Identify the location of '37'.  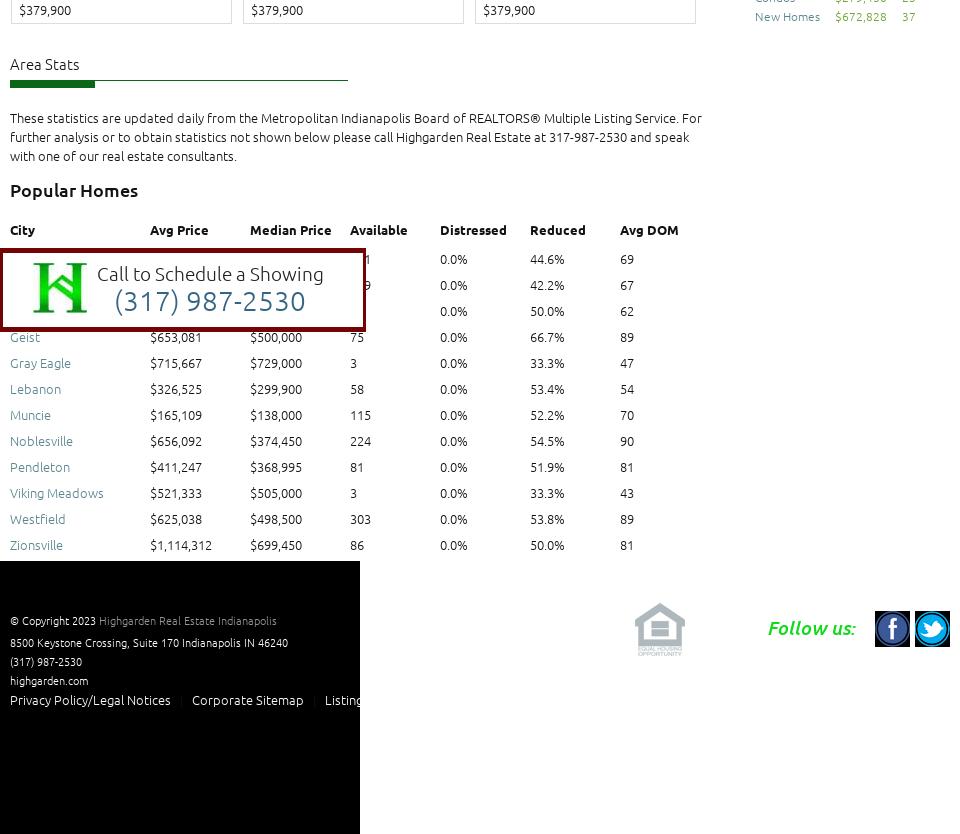
(907, 16).